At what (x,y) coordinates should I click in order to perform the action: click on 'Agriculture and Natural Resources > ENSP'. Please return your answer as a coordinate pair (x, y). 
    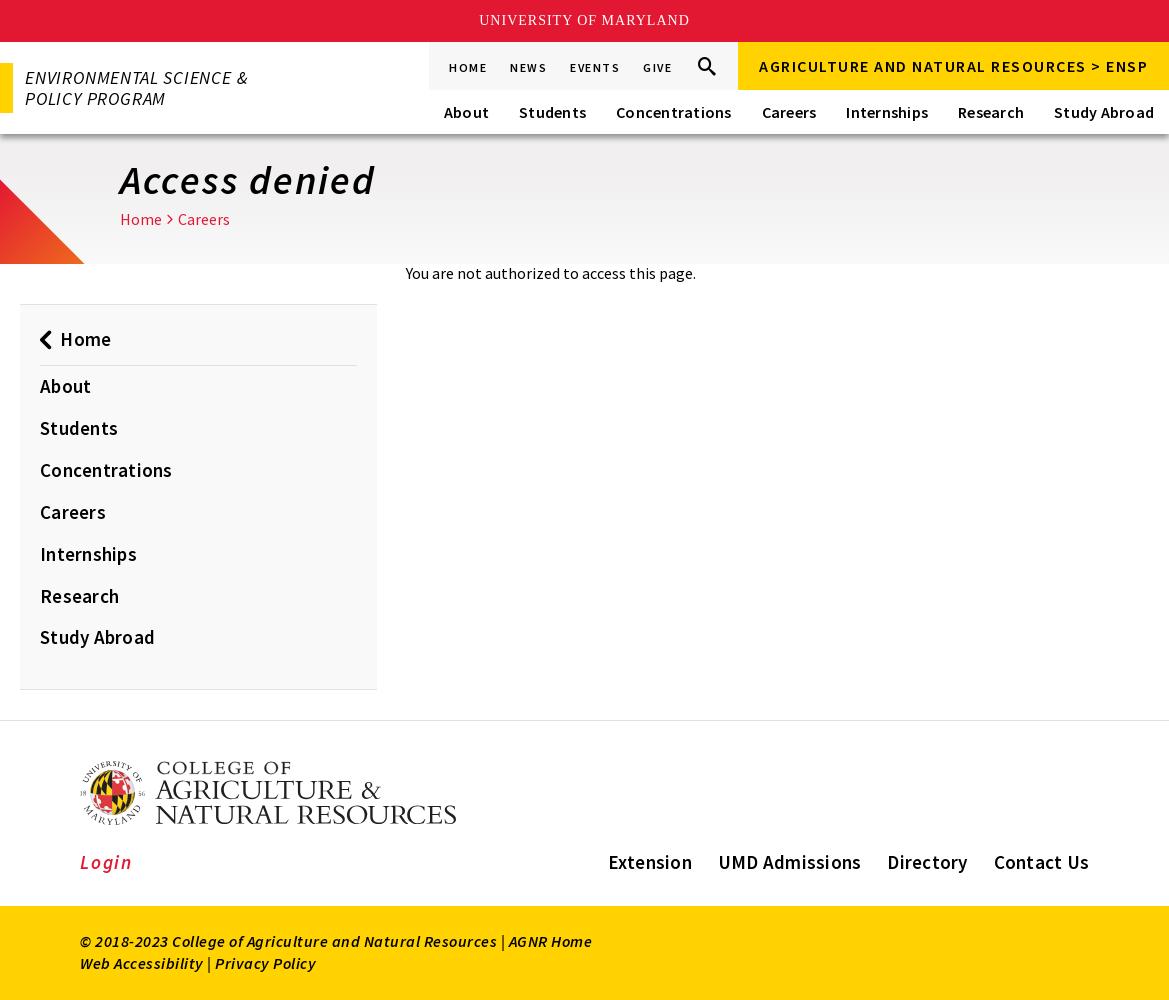
    Looking at the image, I should click on (952, 65).